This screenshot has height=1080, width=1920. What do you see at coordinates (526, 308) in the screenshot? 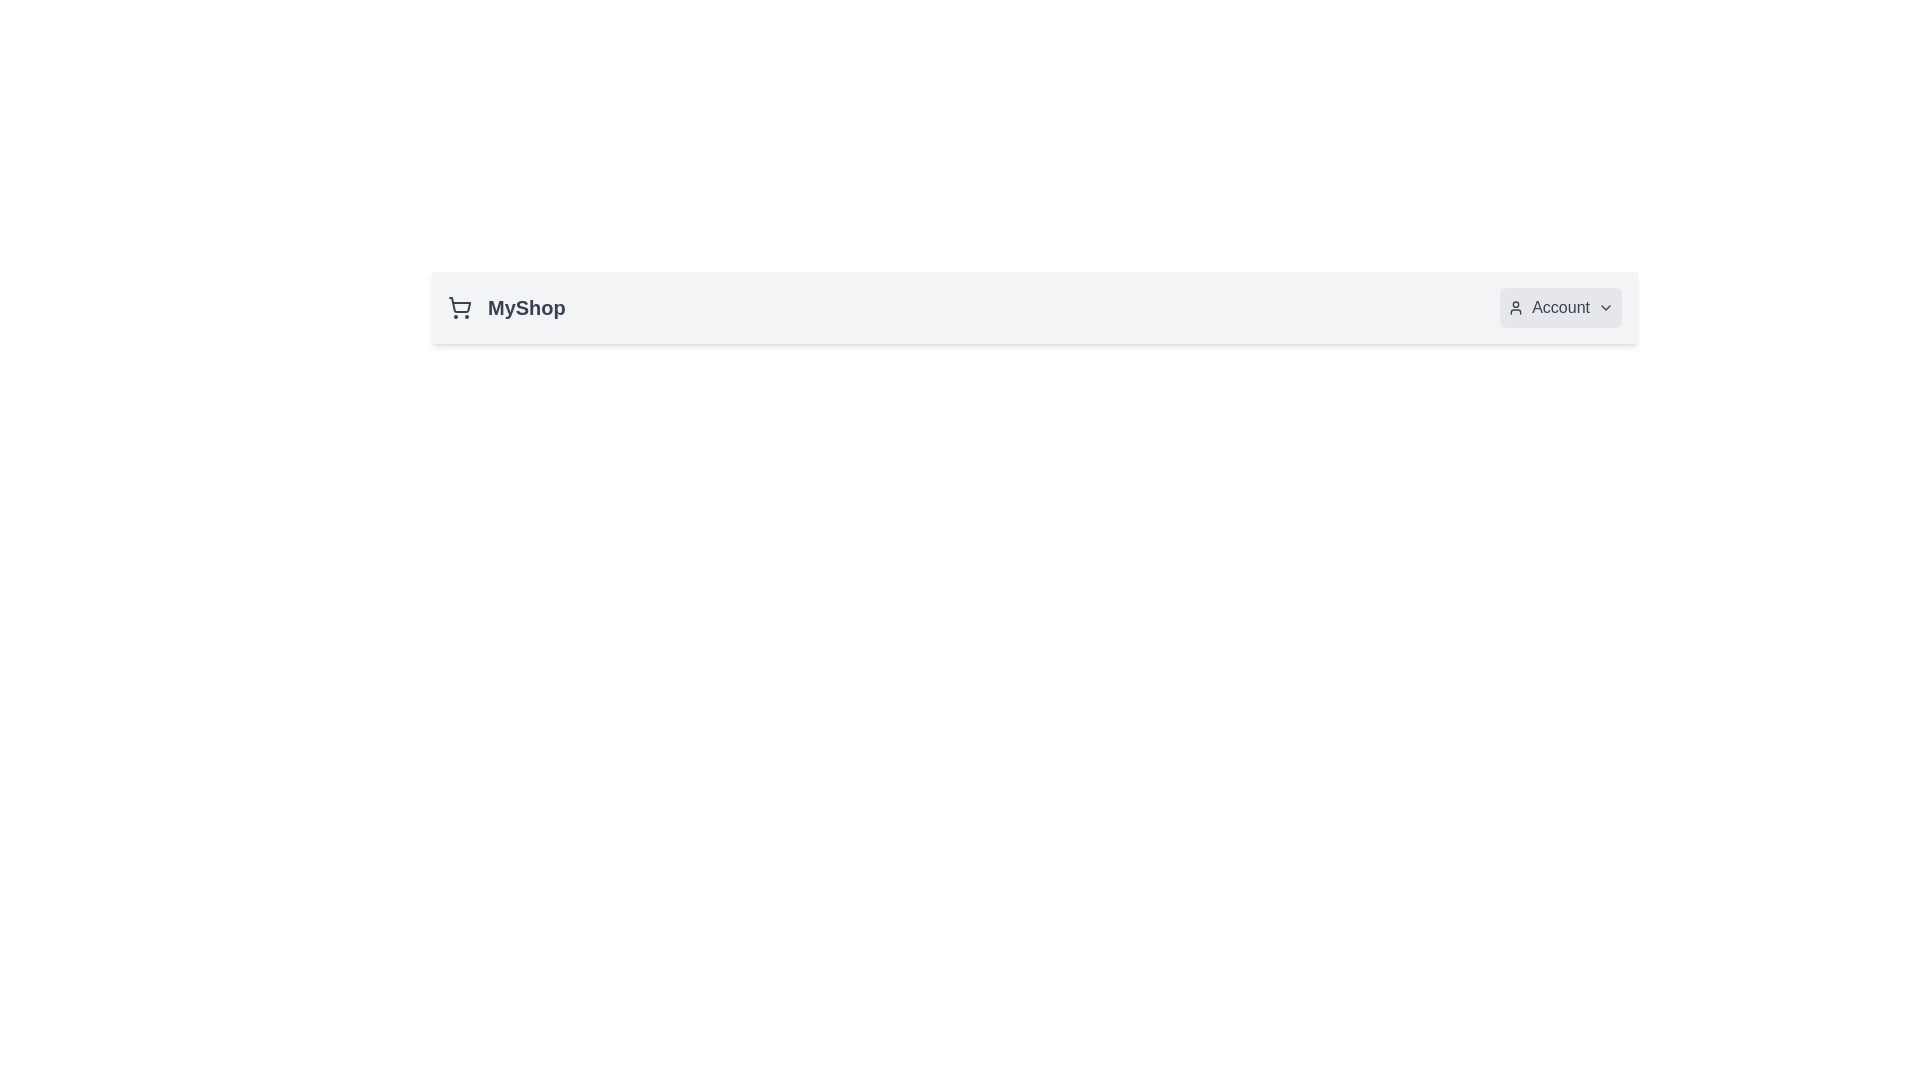
I see `the text label 'MyShop', which is styled in bold gray font and located next to a shopping cart icon in the navigation bar` at bounding box center [526, 308].